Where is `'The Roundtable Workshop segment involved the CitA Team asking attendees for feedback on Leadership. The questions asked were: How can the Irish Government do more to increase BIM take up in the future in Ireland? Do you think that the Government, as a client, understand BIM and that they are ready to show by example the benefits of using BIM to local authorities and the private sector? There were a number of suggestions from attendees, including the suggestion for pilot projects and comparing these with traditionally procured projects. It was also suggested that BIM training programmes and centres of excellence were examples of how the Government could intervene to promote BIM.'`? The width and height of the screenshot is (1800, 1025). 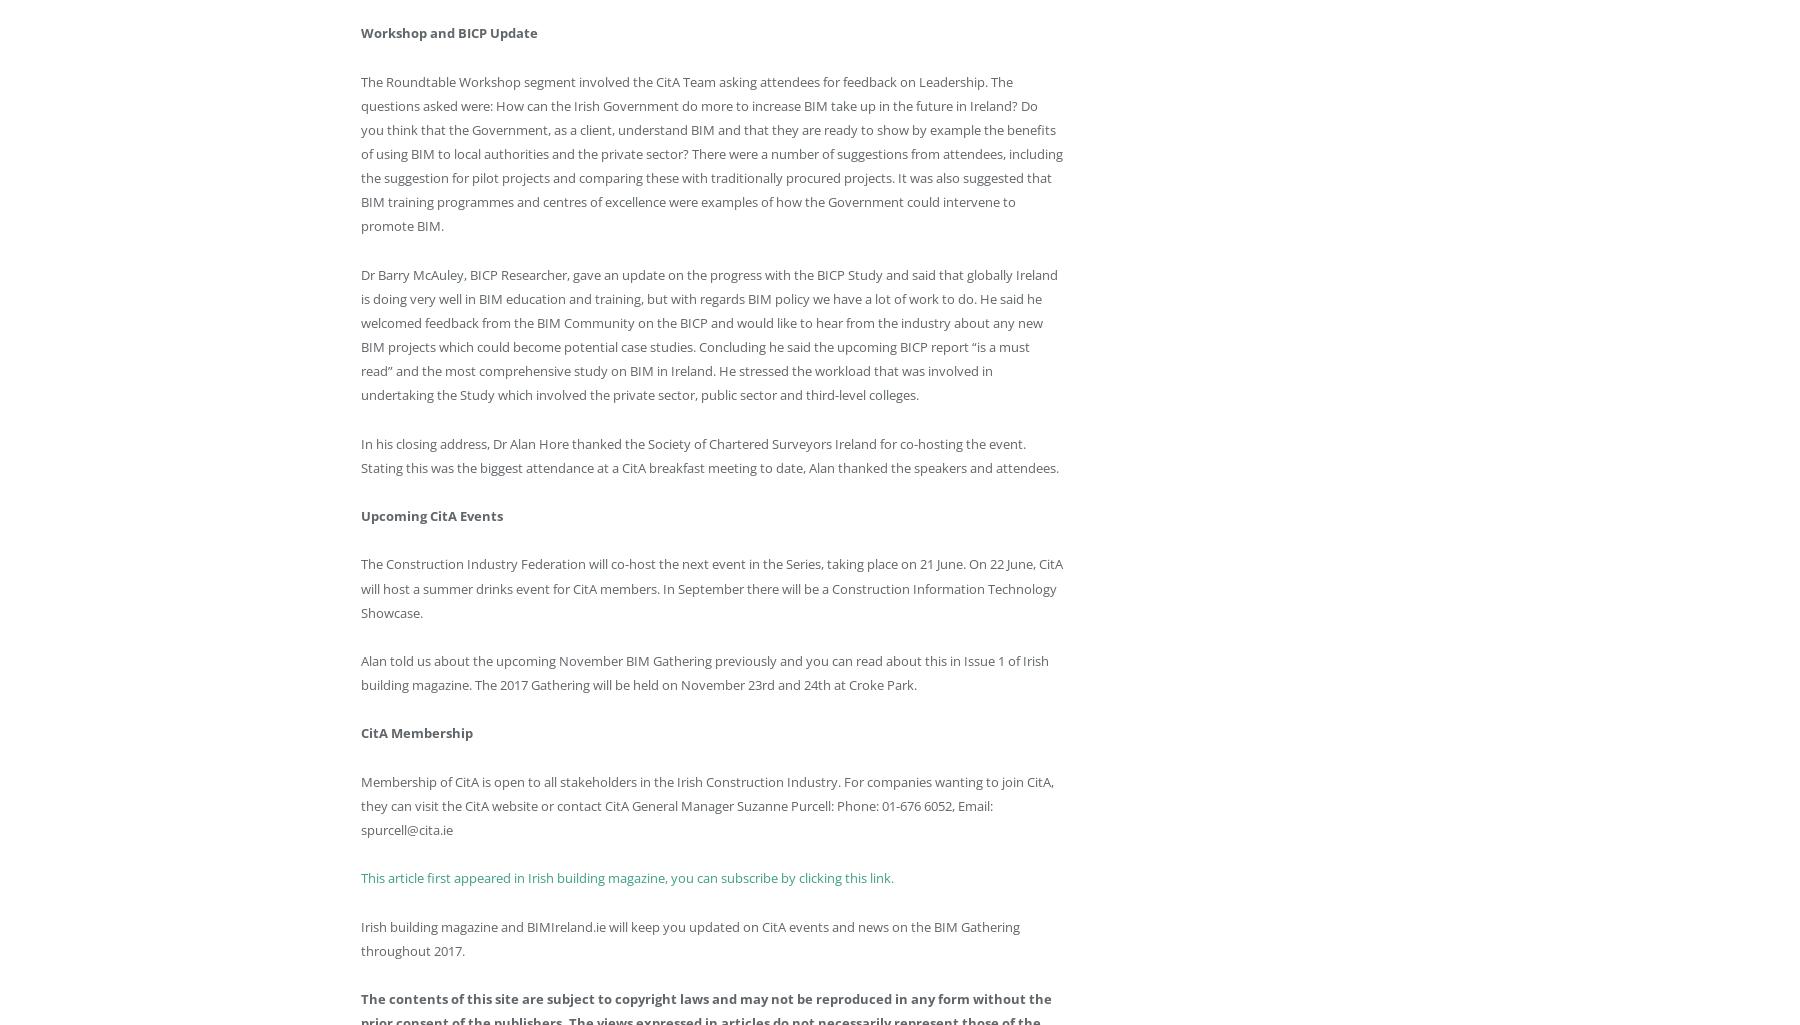
'The Roundtable Workshop segment involved the CitA Team asking attendees for feedback on Leadership. The questions asked were: How can the Irish Government do more to increase BIM take up in the future in Ireland? Do you think that the Government, as a client, understand BIM and that they are ready to show by example the benefits of using BIM to local authorities and the private sector? There were a number of suggestions from attendees, including the suggestion for pilot projects and comparing these with traditionally procured projects. It was also suggested that BIM training programmes and centres of excellence were examples of how the Government could intervene to promote BIM.' is located at coordinates (711, 152).